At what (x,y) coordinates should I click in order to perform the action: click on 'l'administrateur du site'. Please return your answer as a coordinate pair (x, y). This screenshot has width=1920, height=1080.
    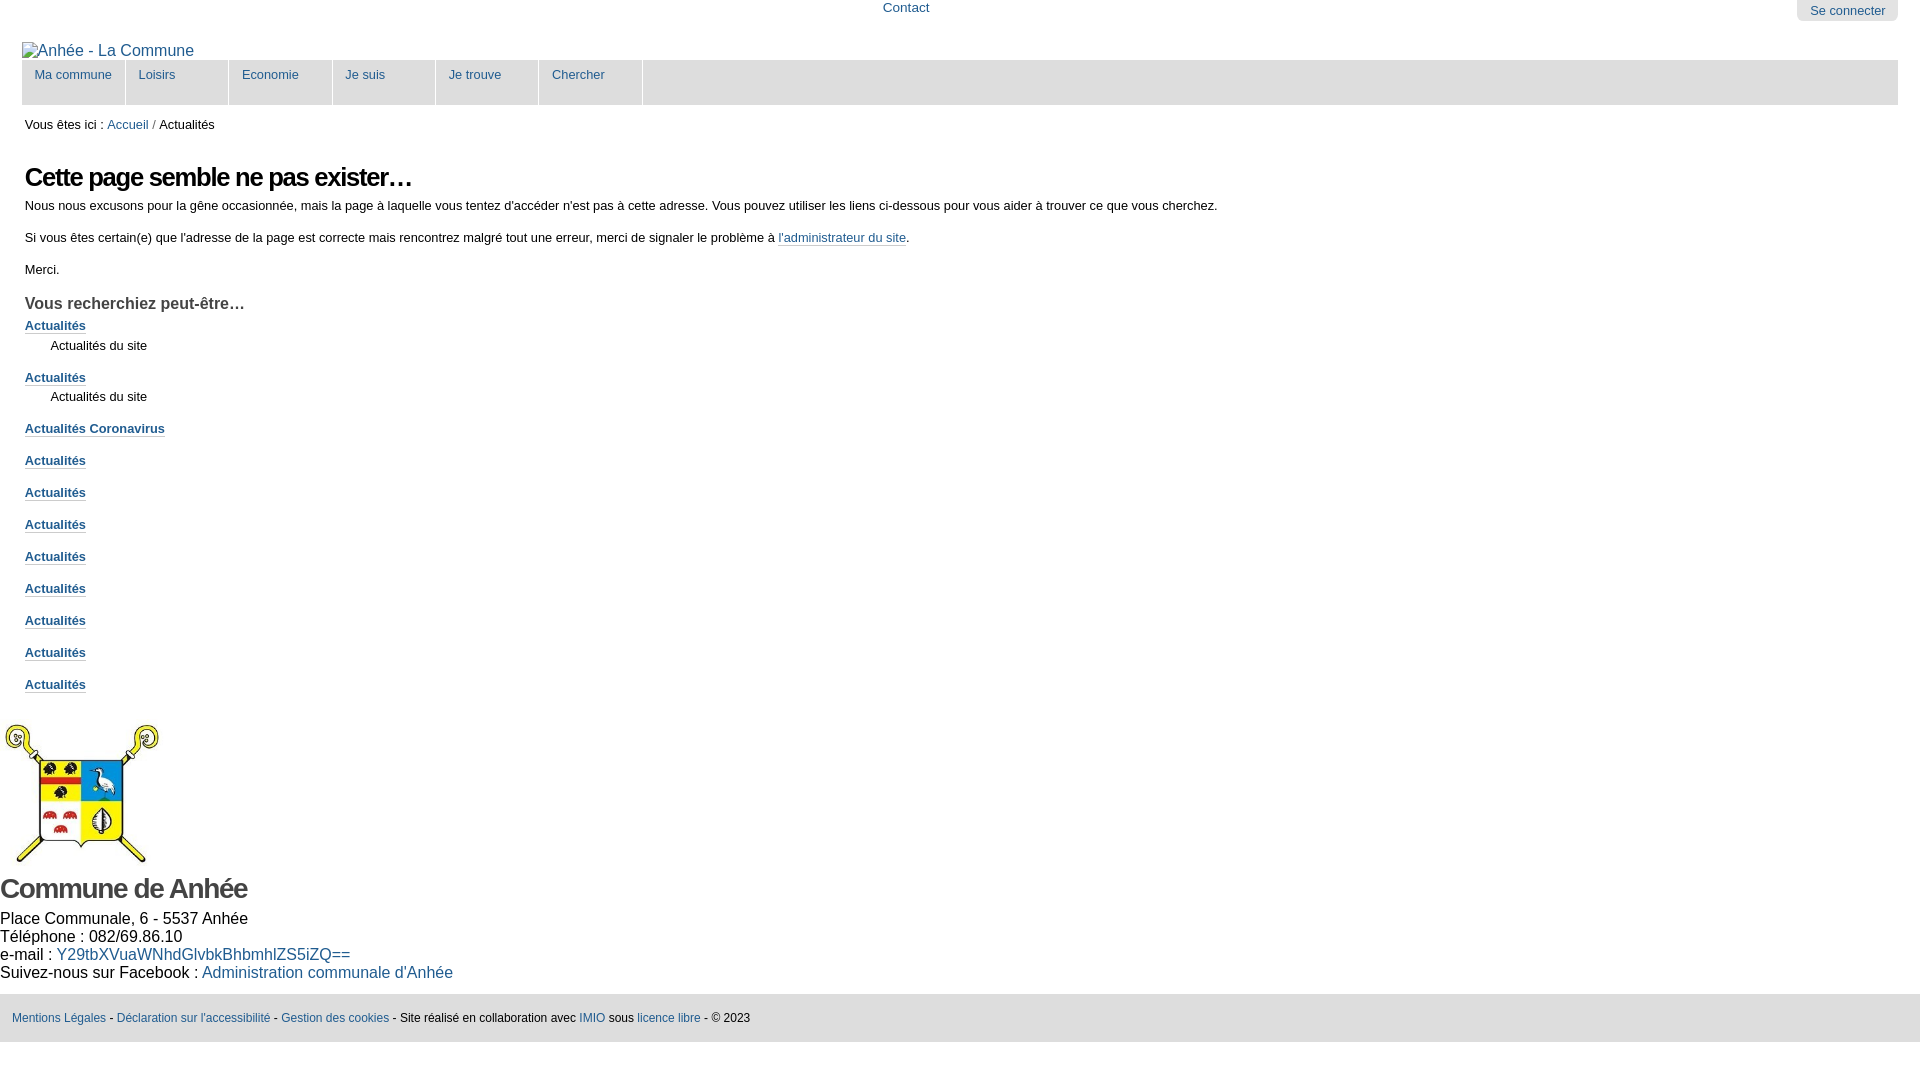
    Looking at the image, I should click on (841, 237).